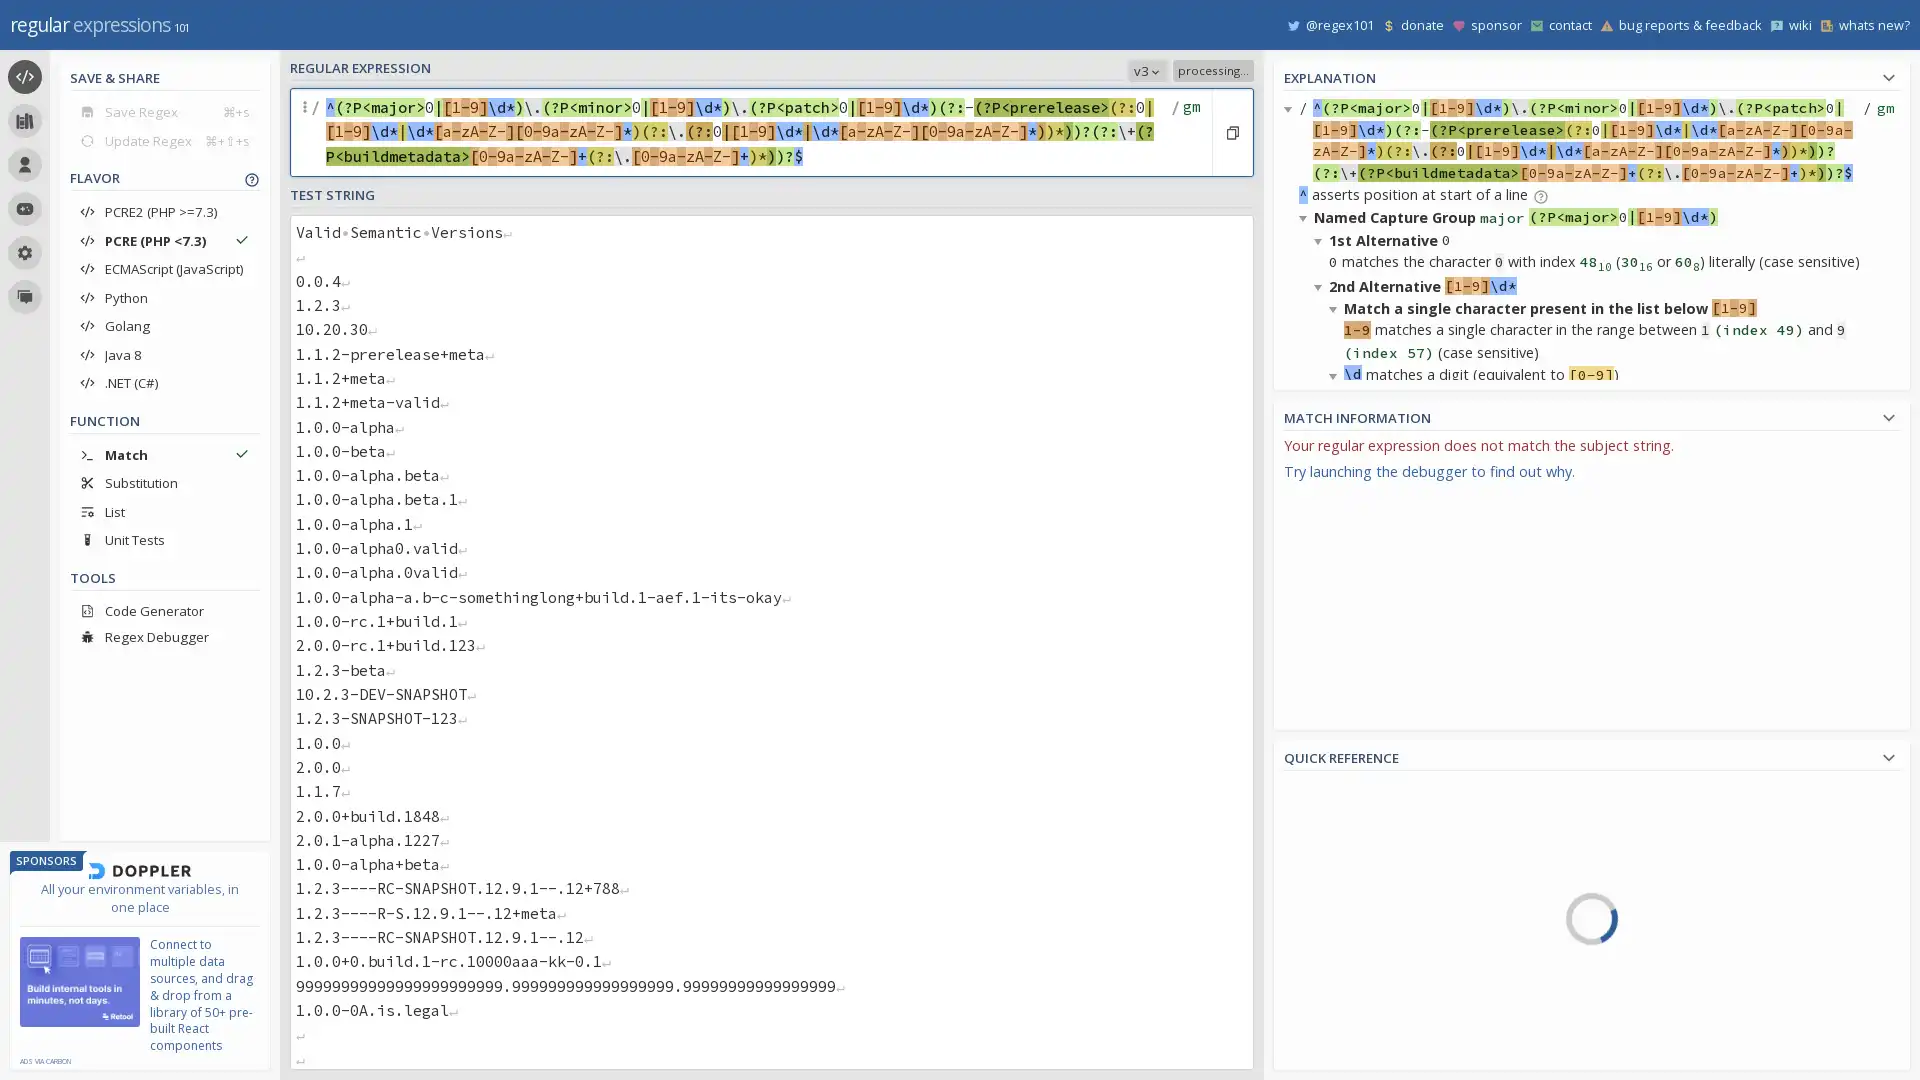 Image resolution: width=1920 pixels, height=1080 pixels. What do you see at coordinates (164, 297) in the screenshot?
I see `Python` at bounding box center [164, 297].